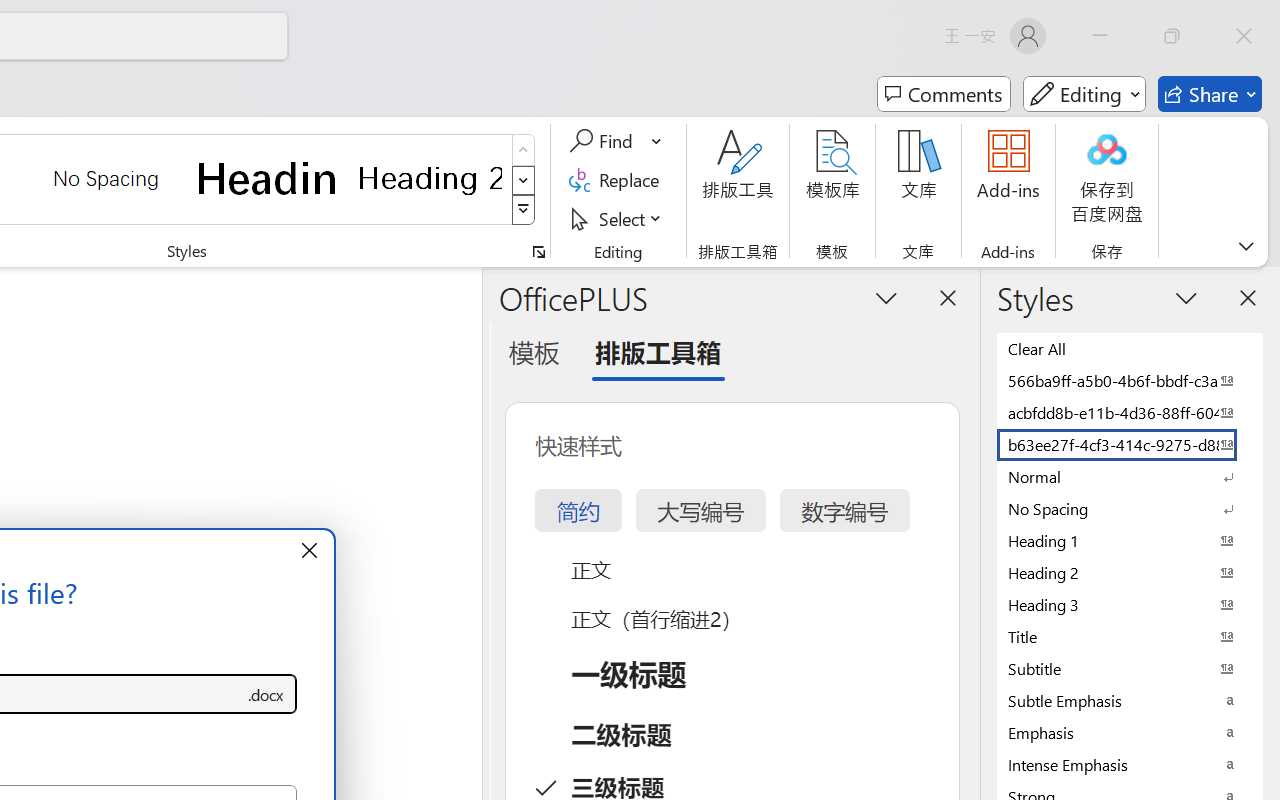 The height and width of the screenshot is (800, 1280). What do you see at coordinates (617, 218) in the screenshot?
I see `'Select'` at bounding box center [617, 218].